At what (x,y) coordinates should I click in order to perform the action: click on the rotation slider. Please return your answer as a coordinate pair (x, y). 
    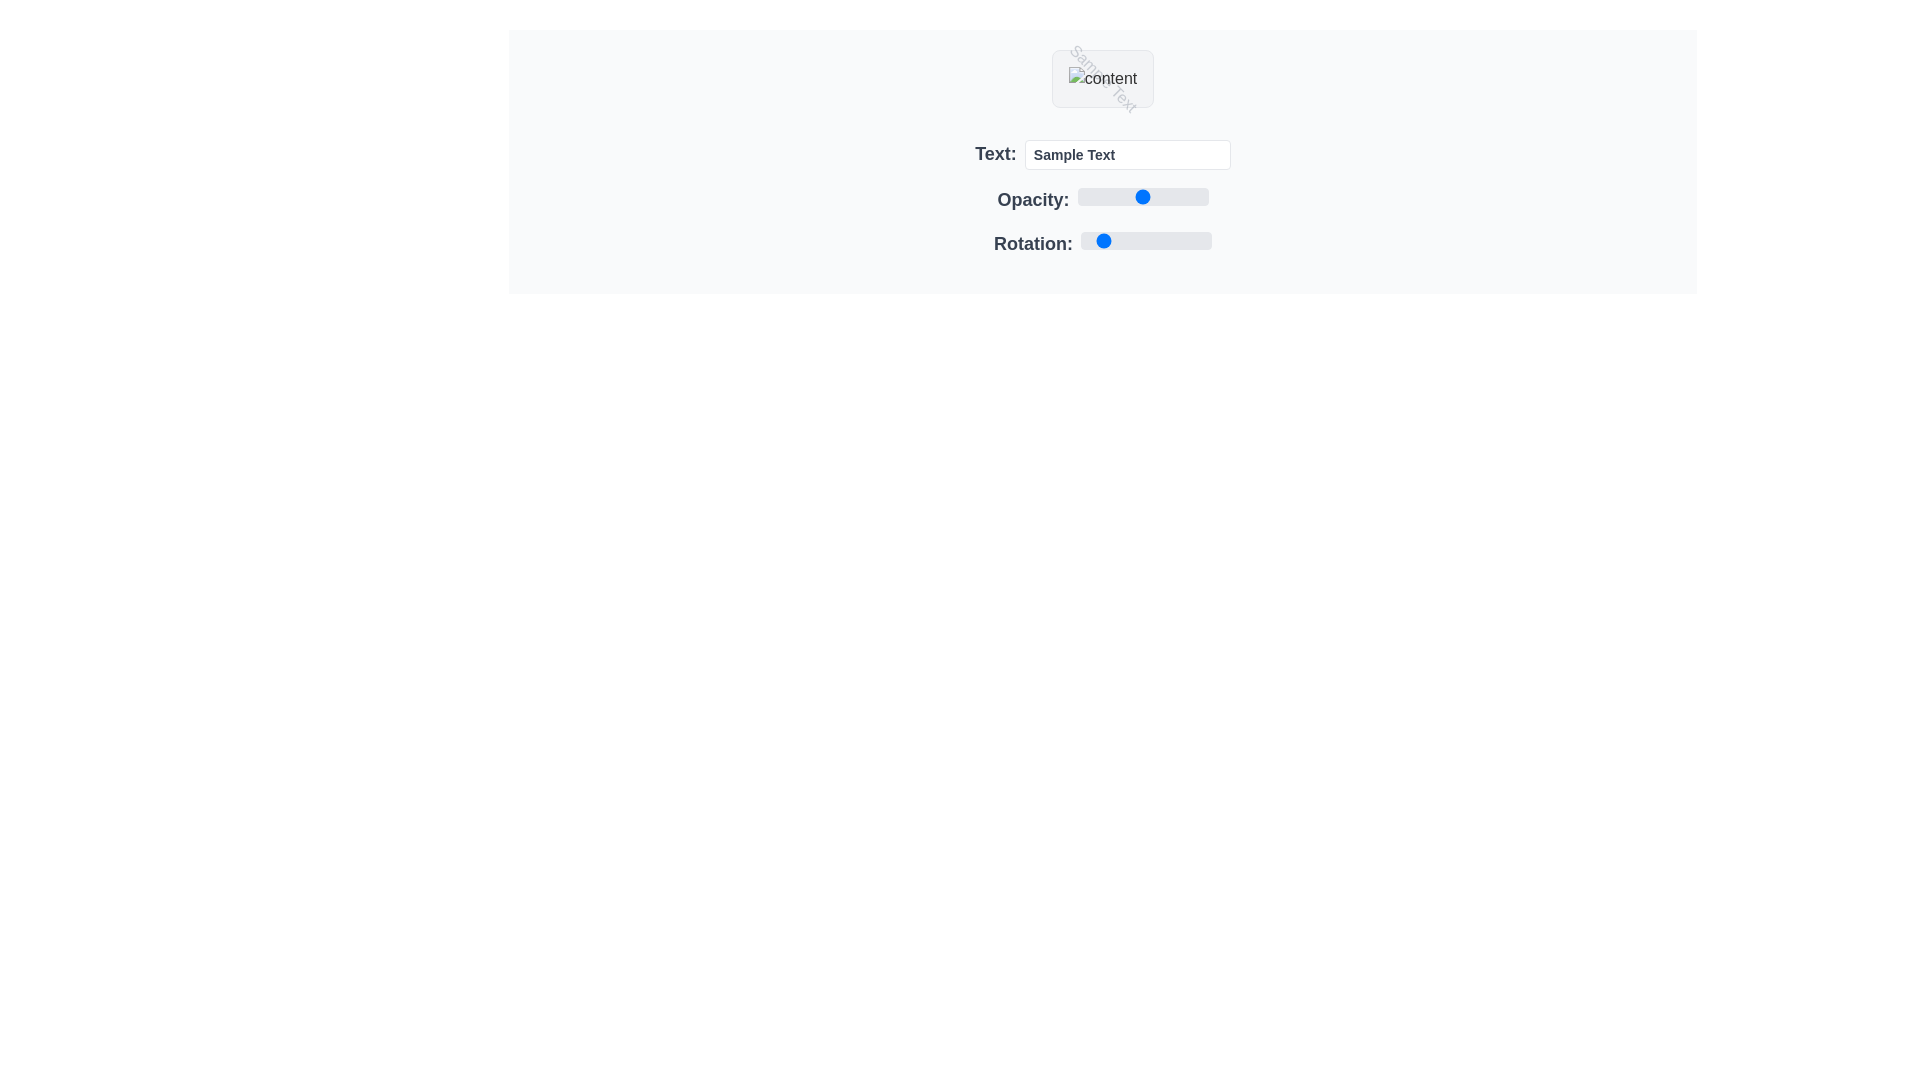
    Looking at the image, I should click on (1183, 239).